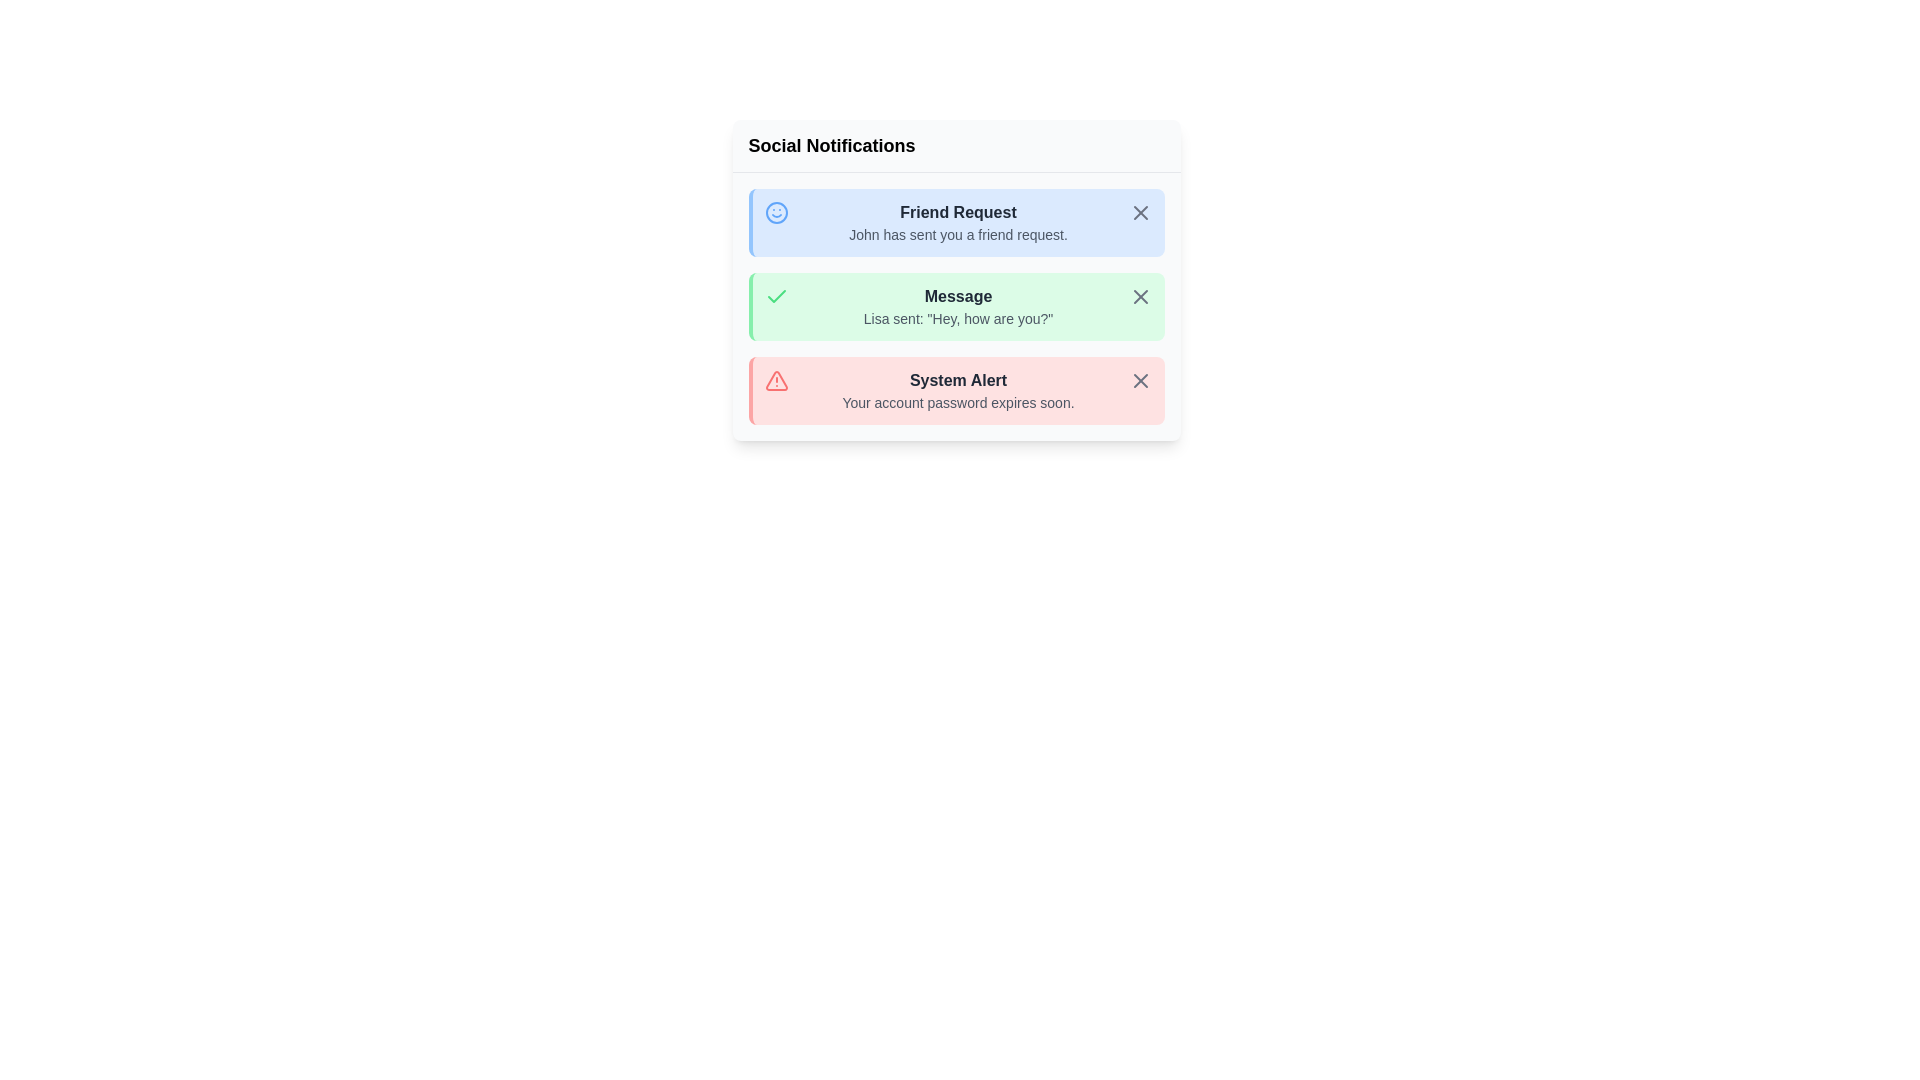 The image size is (1920, 1080). I want to click on the Text Label at the top of the pale red notification box, which summarizes the content of the notification and is located above a small warning icon and a close button, so click(957, 381).